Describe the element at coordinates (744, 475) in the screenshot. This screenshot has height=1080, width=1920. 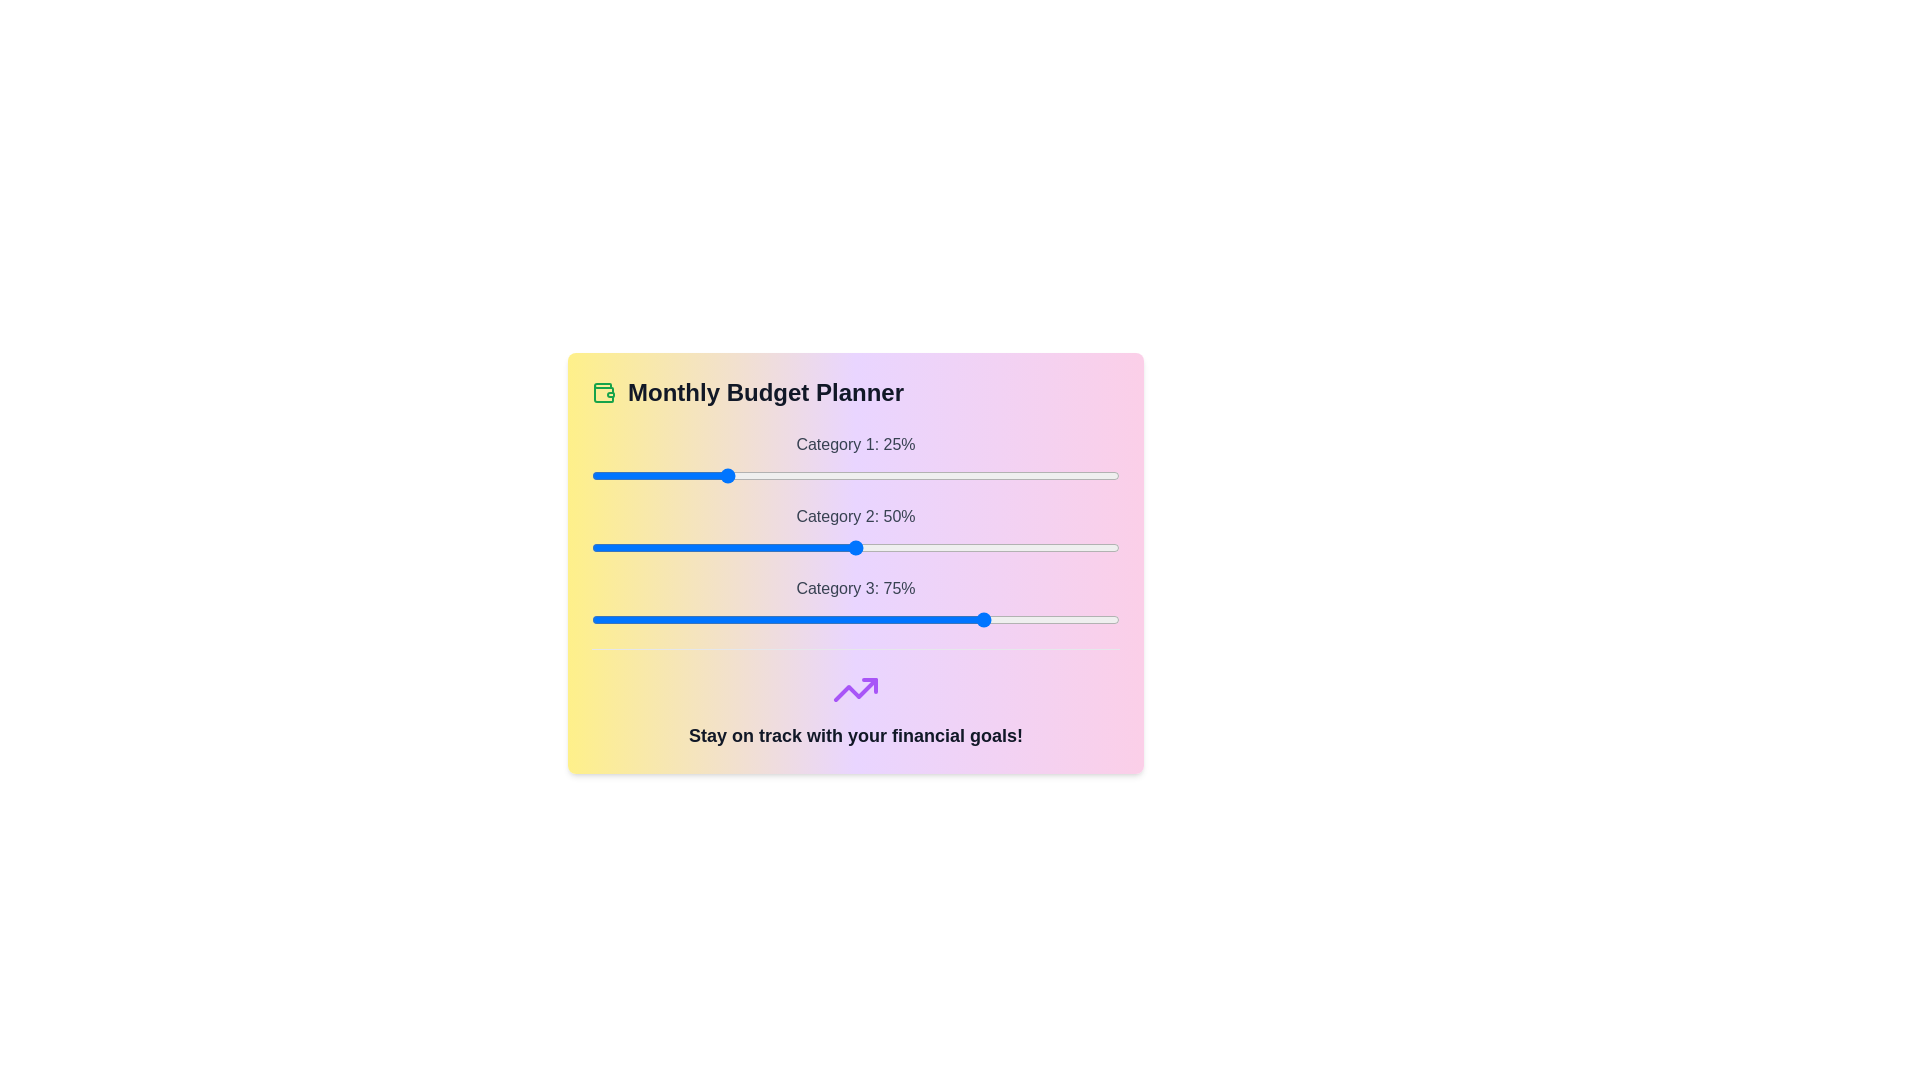
I see `the slider for Category 1 to 29%` at that location.